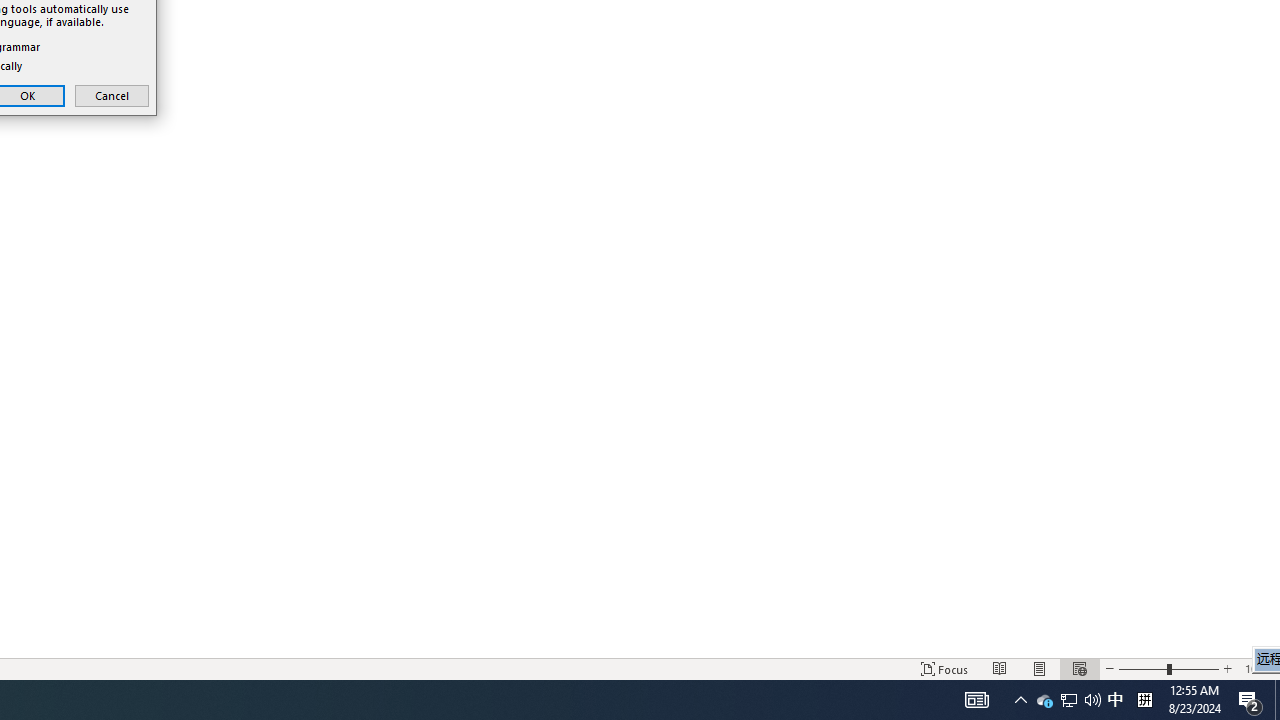 The width and height of the screenshot is (1280, 720). Describe the element at coordinates (1257, 669) in the screenshot. I see `'Zoom 100%'` at that location.